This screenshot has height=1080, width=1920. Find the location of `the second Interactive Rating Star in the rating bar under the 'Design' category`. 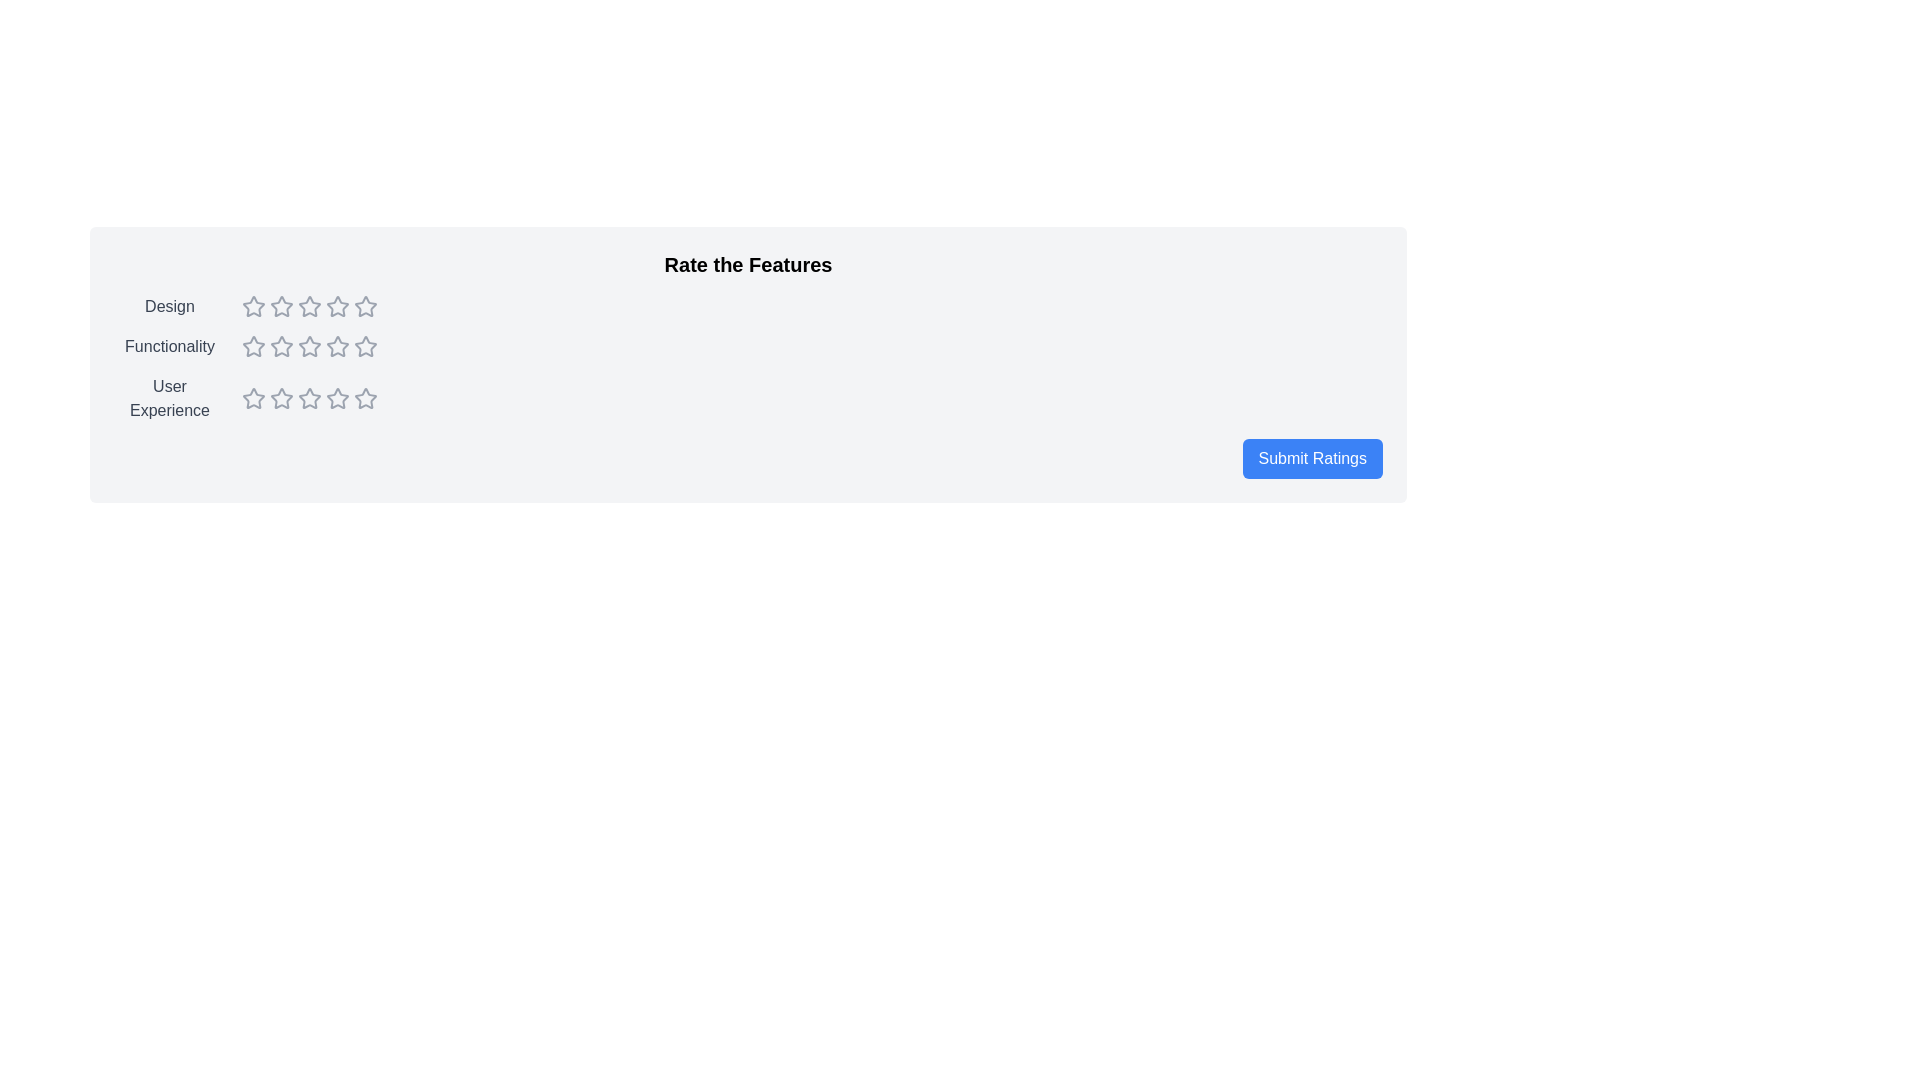

the second Interactive Rating Star in the rating bar under the 'Design' category is located at coordinates (337, 306).